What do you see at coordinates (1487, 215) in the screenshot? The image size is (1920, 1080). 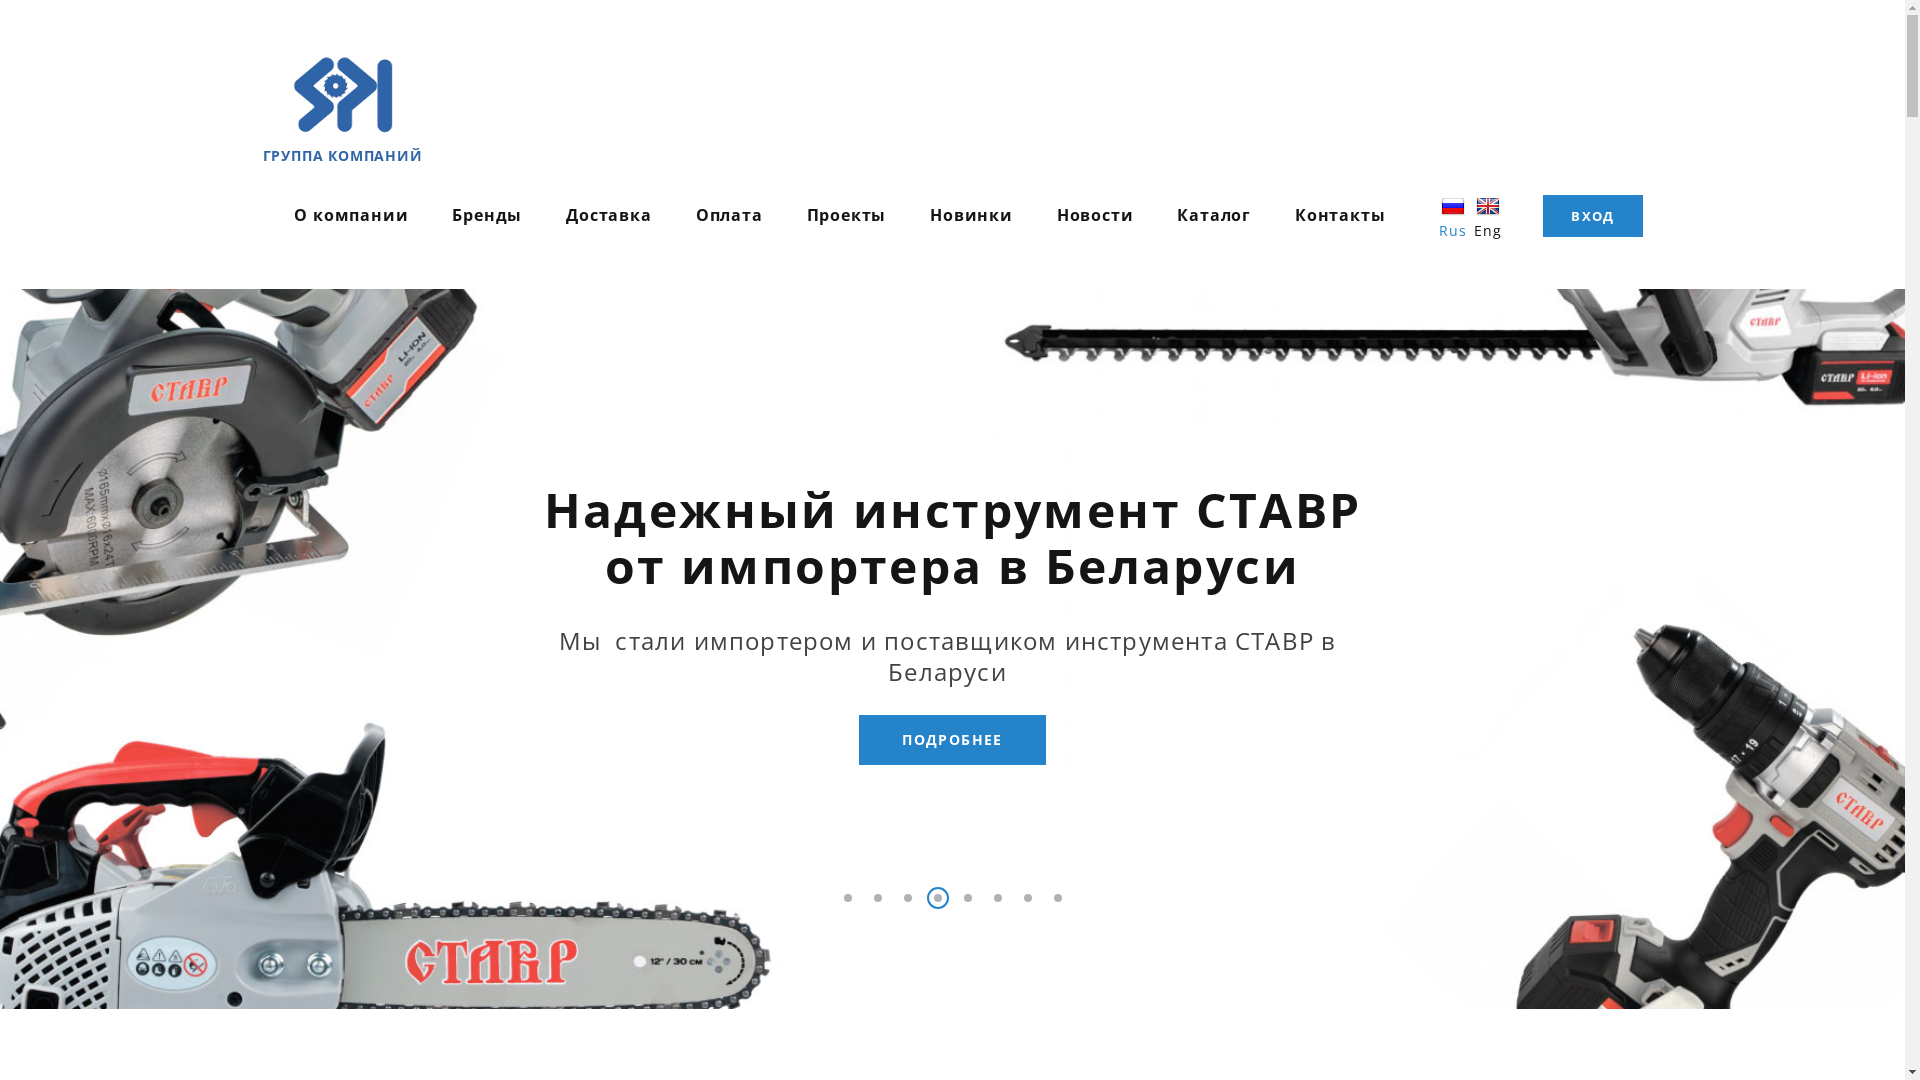 I see `'Eng'` at bounding box center [1487, 215].